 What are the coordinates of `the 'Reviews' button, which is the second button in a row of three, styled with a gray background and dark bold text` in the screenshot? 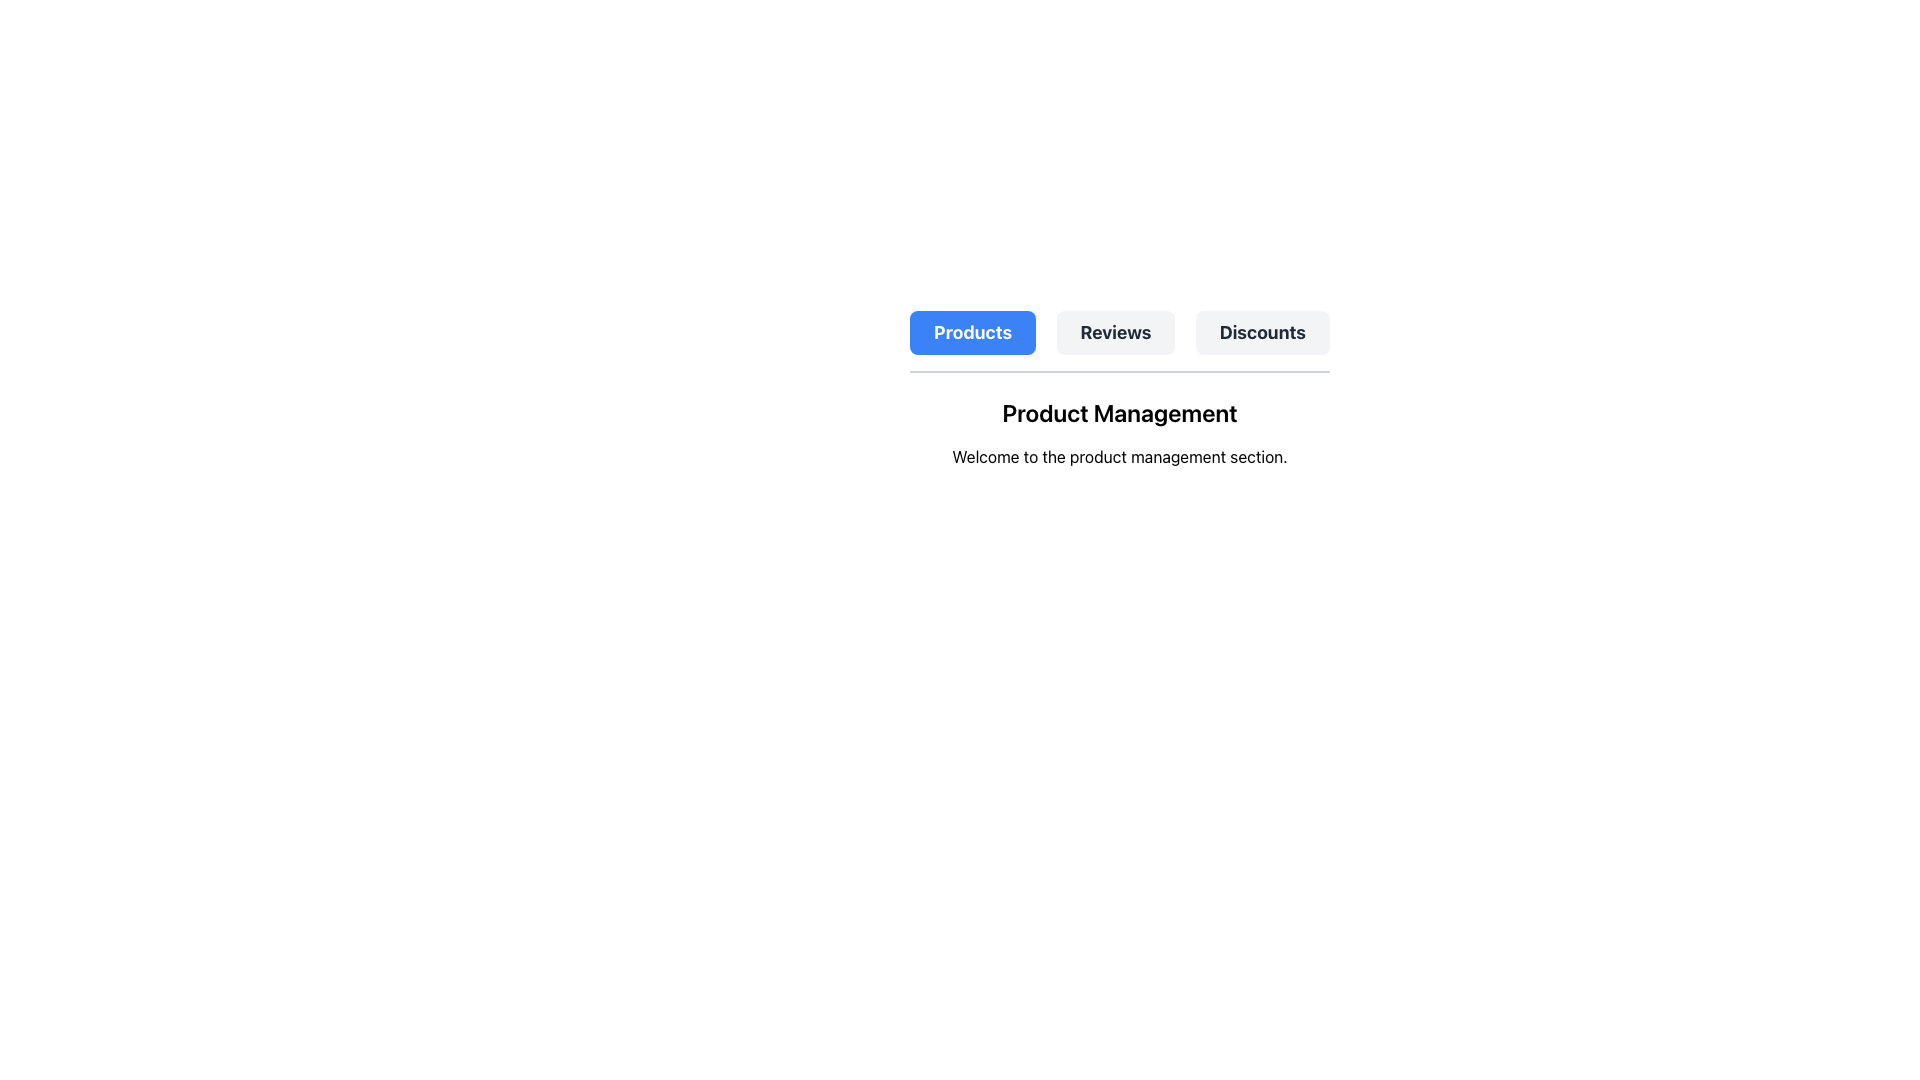 It's located at (1114, 331).